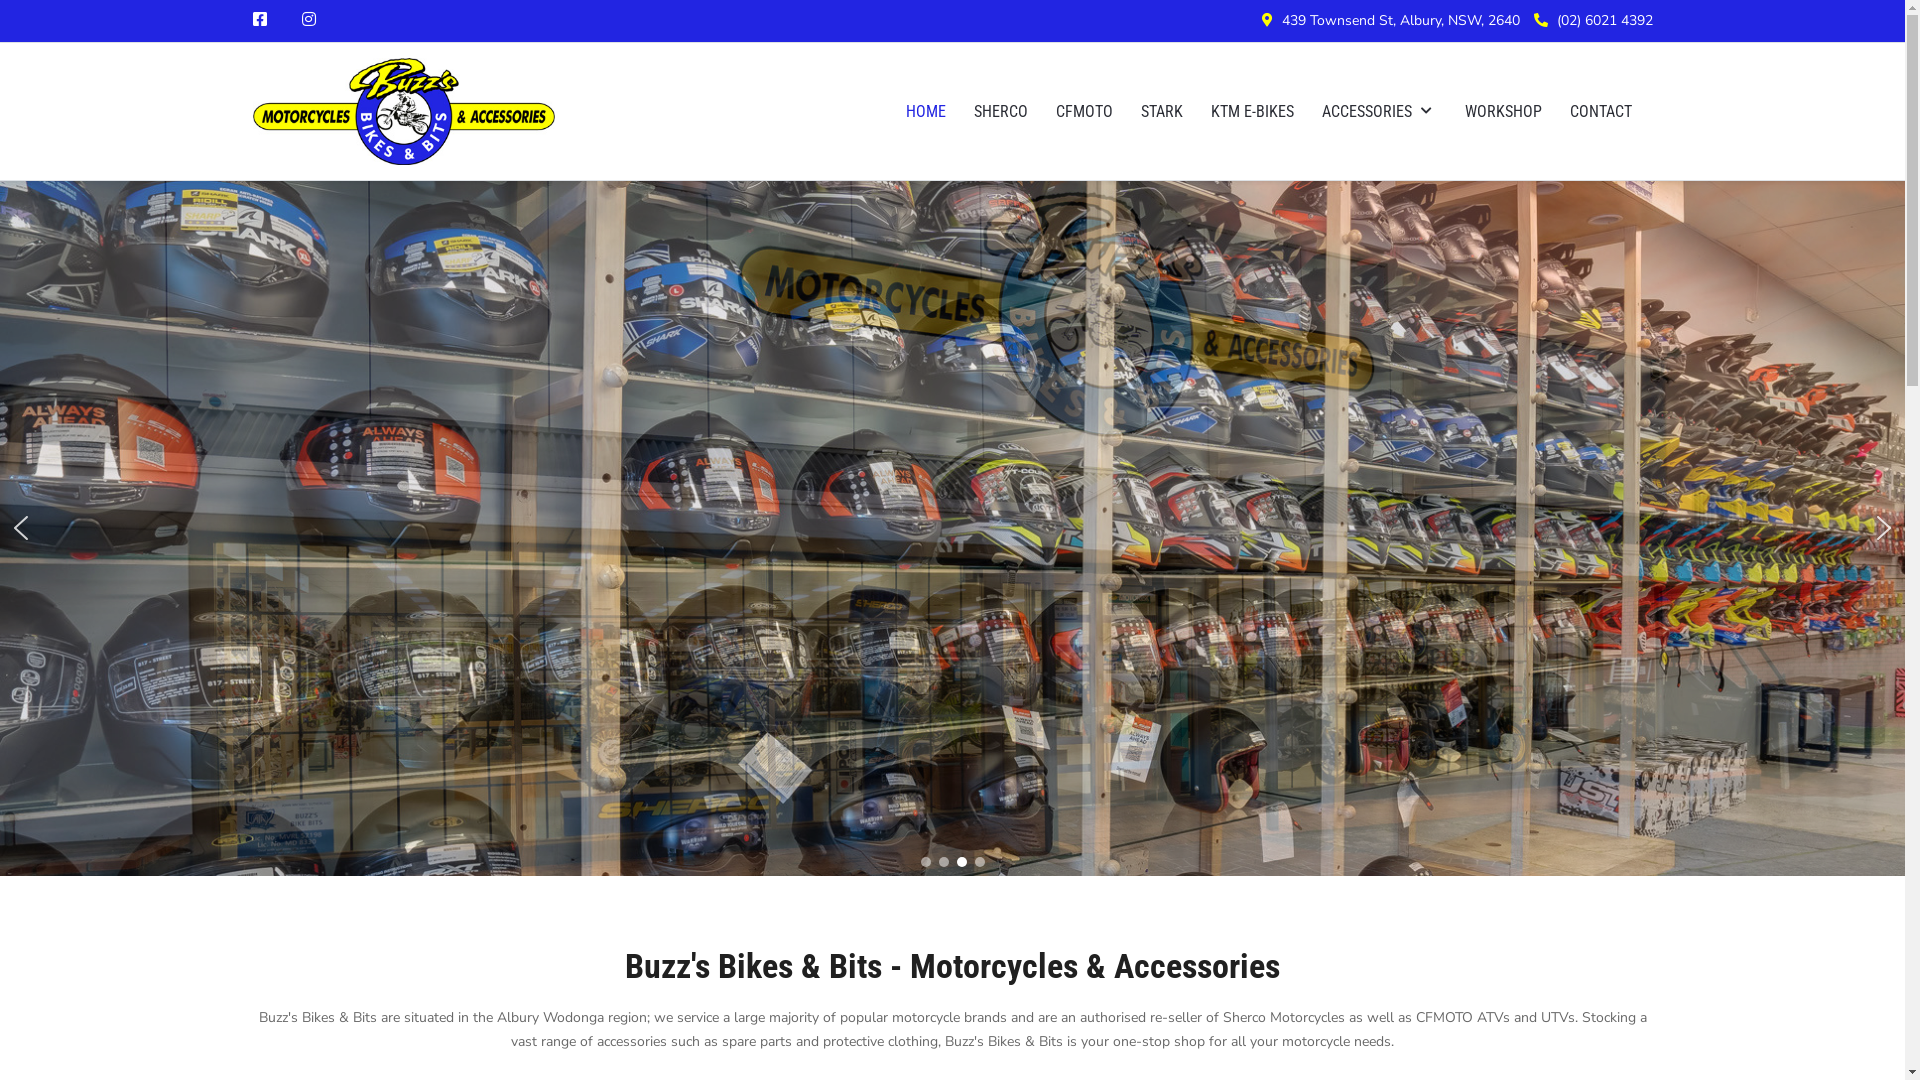 This screenshot has height=1080, width=1920. What do you see at coordinates (1601, 111) in the screenshot?
I see `'CONTACT'` at bounding box center [1601, 111].